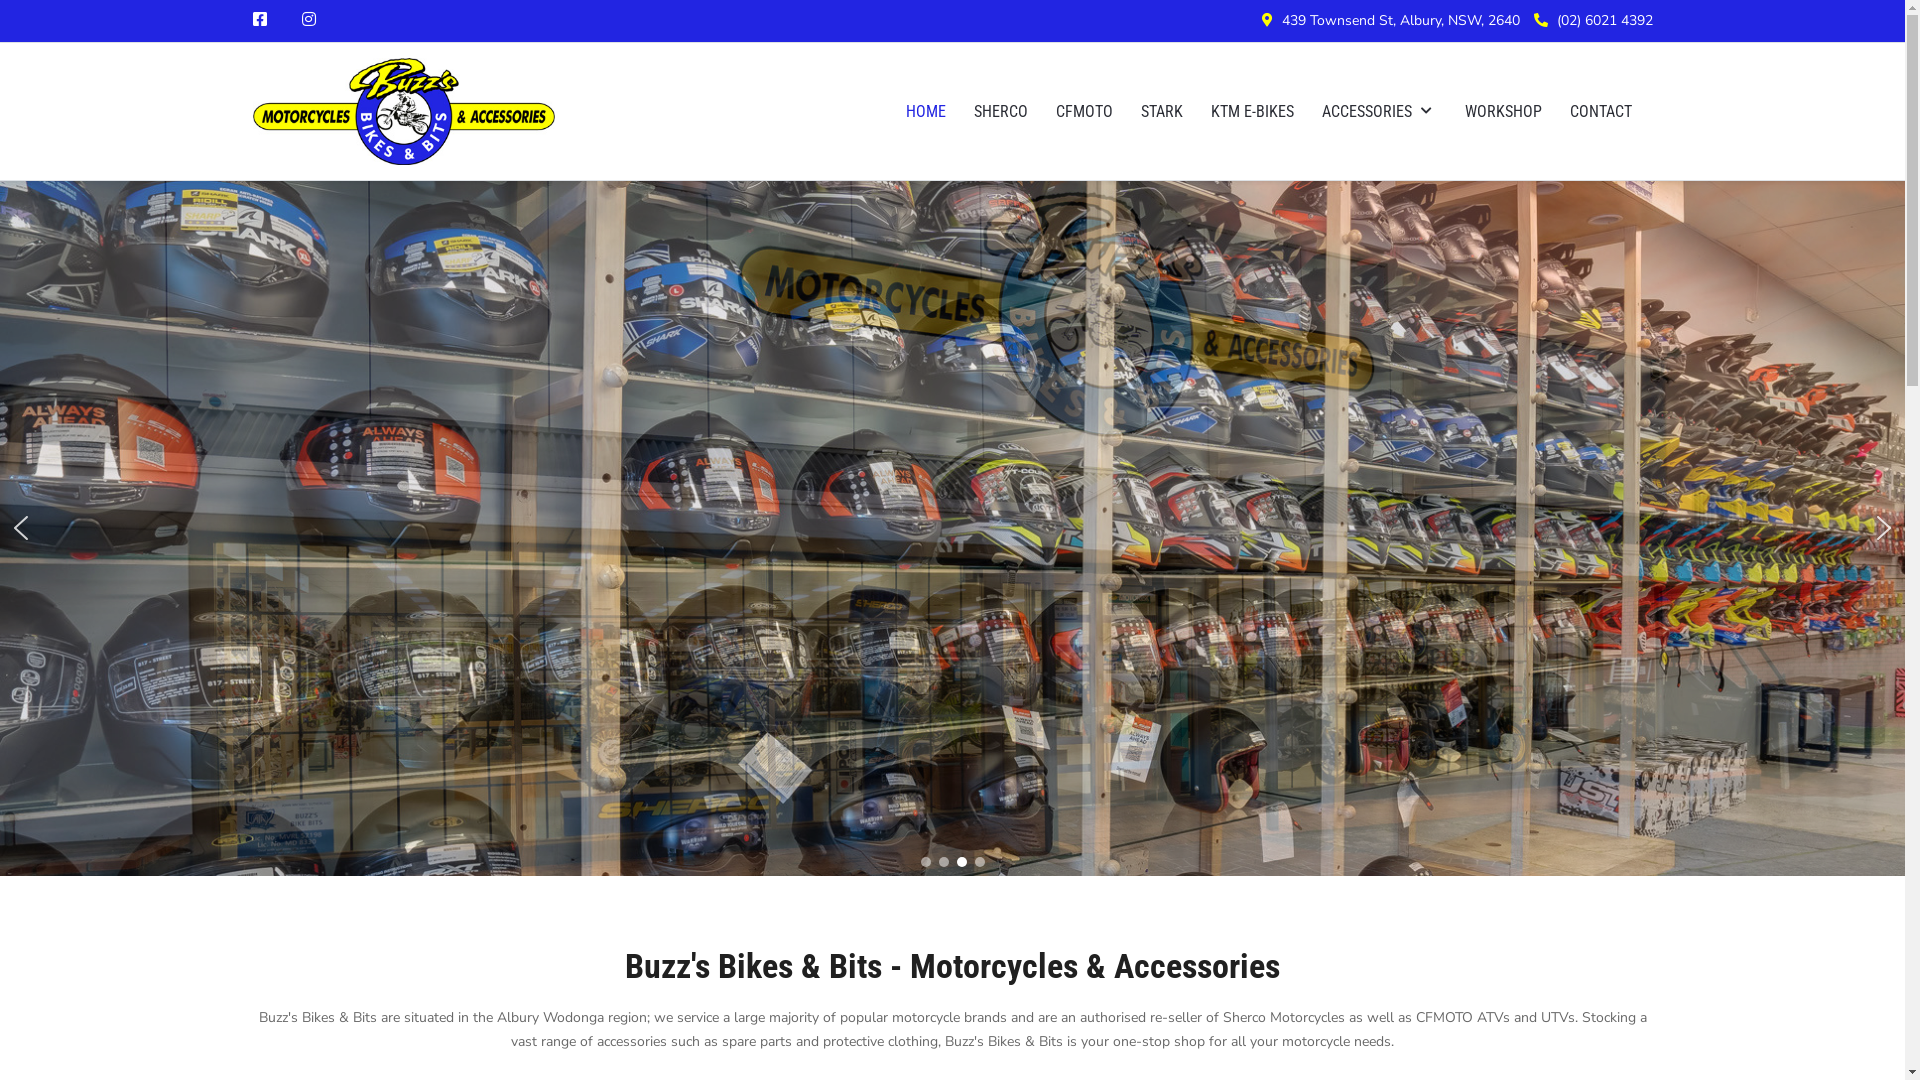 This screenshot has height=1080, width=1920. What do you see at coordinates (1601, 111) in the screenshot?
I see `'CONTACT'` at bounding box center [1601, 111].